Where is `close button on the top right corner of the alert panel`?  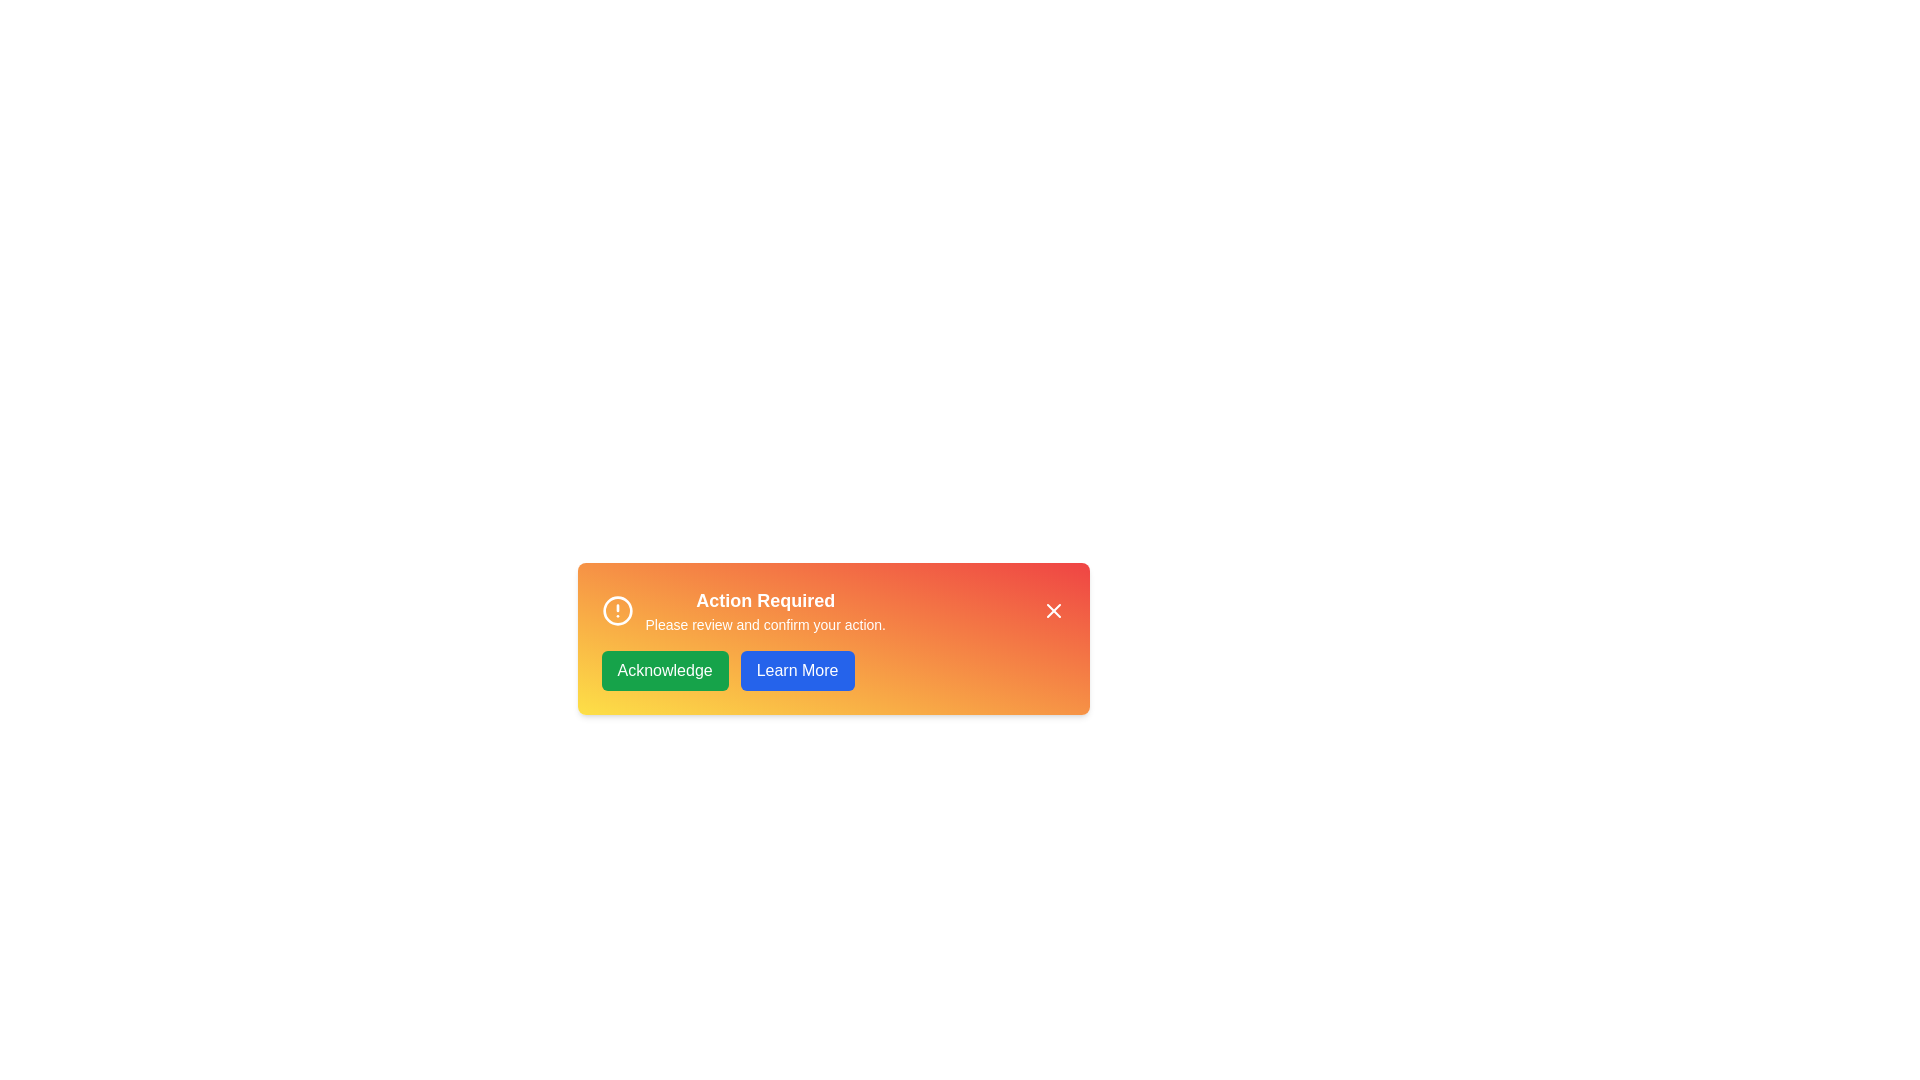
close button on the top right corner of the alert panel is located at coordinates (1052, 609).